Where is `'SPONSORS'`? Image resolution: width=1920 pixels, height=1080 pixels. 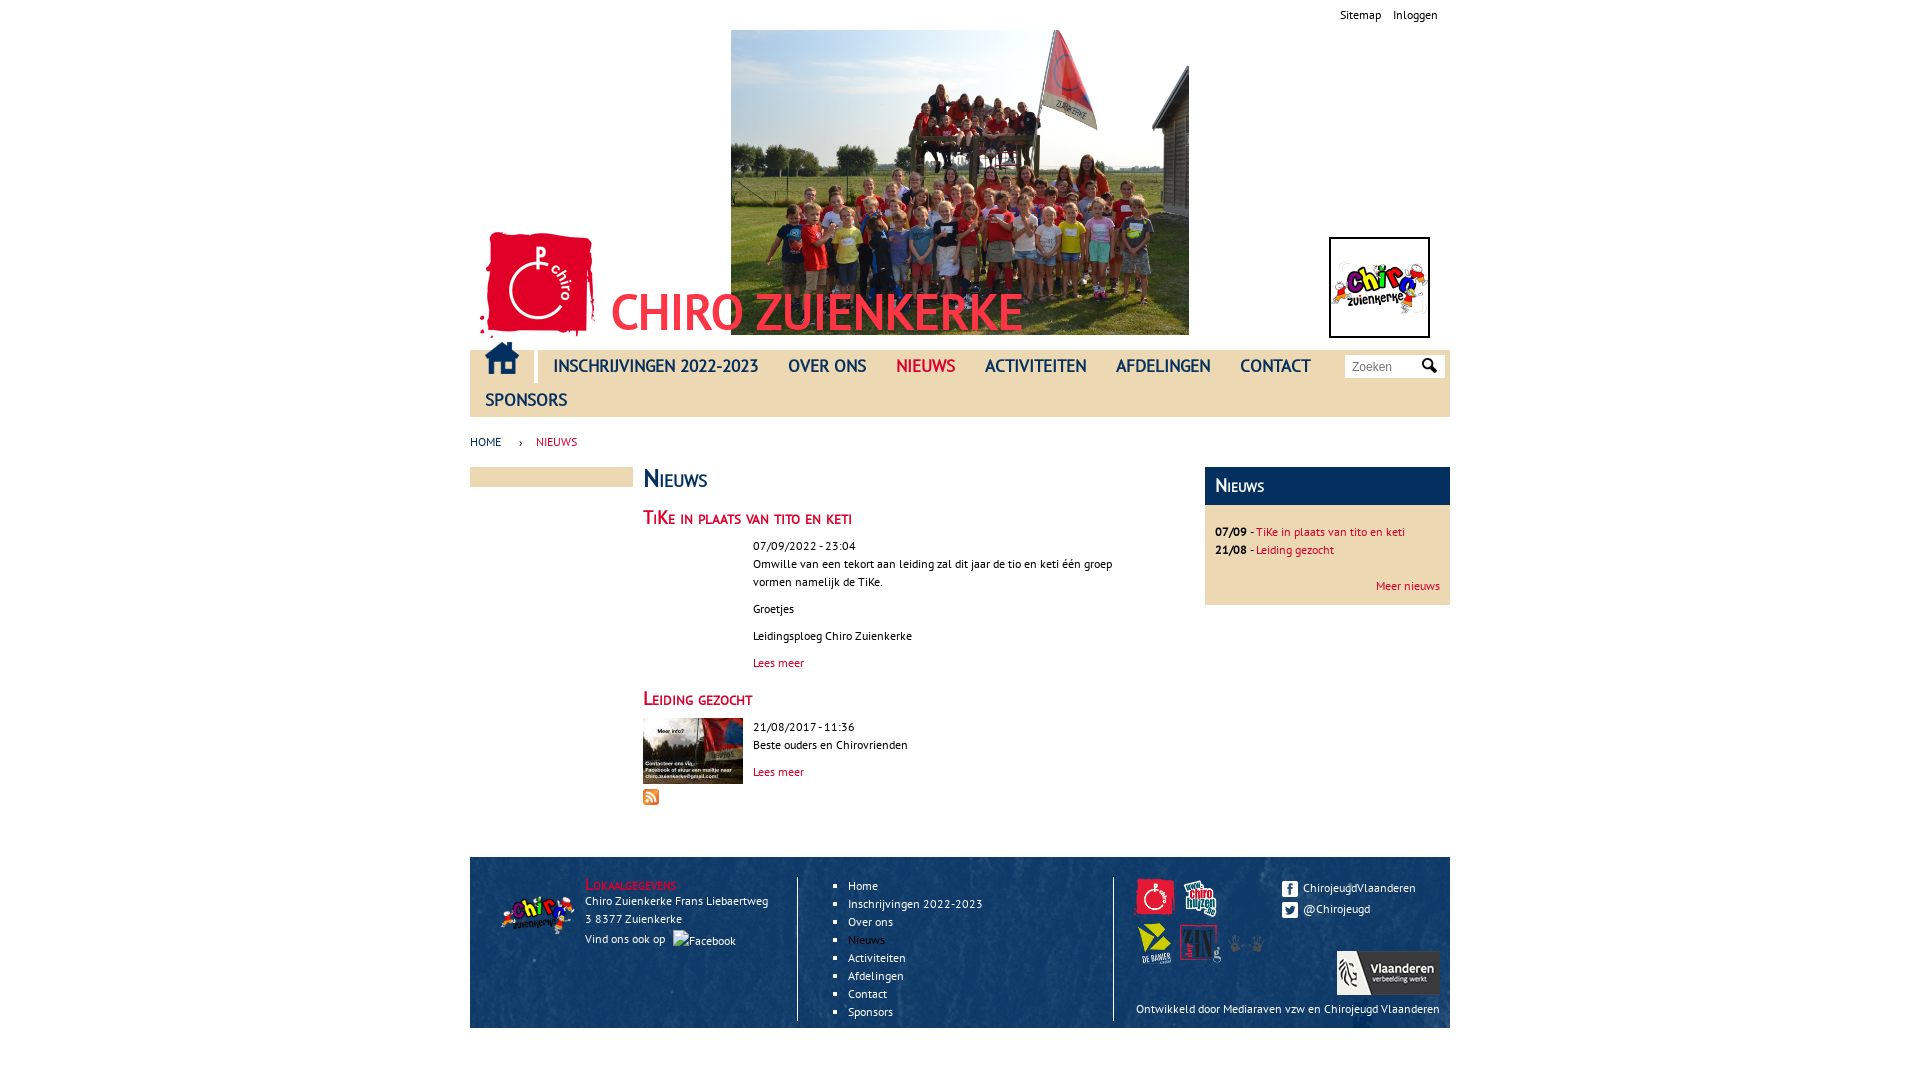
'SPONSORS' is located at coordinates (526, 401).